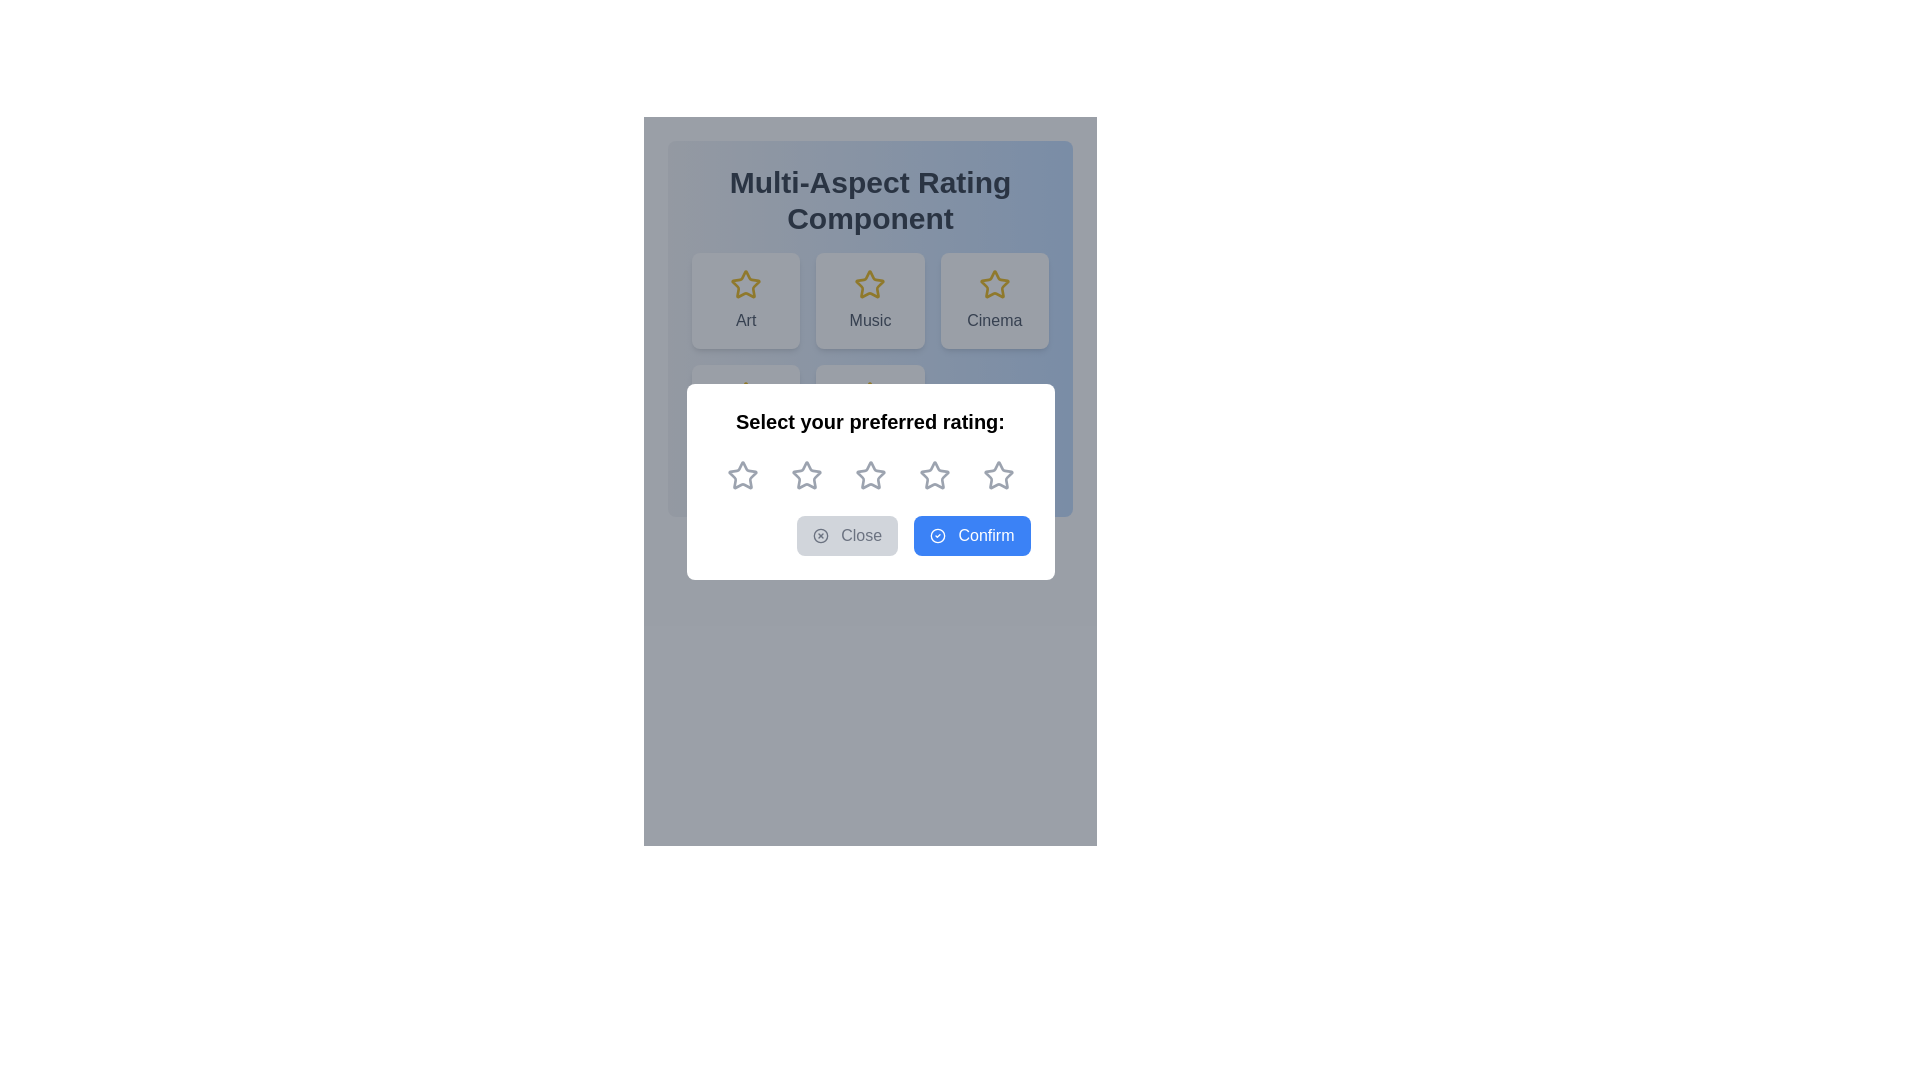  Describe the element at coordinates (994, 300) in the screenshot. I see `the 'Cinema' button, which is a white rectangular button with a golden outlined star icon and dark gray text` at that location.